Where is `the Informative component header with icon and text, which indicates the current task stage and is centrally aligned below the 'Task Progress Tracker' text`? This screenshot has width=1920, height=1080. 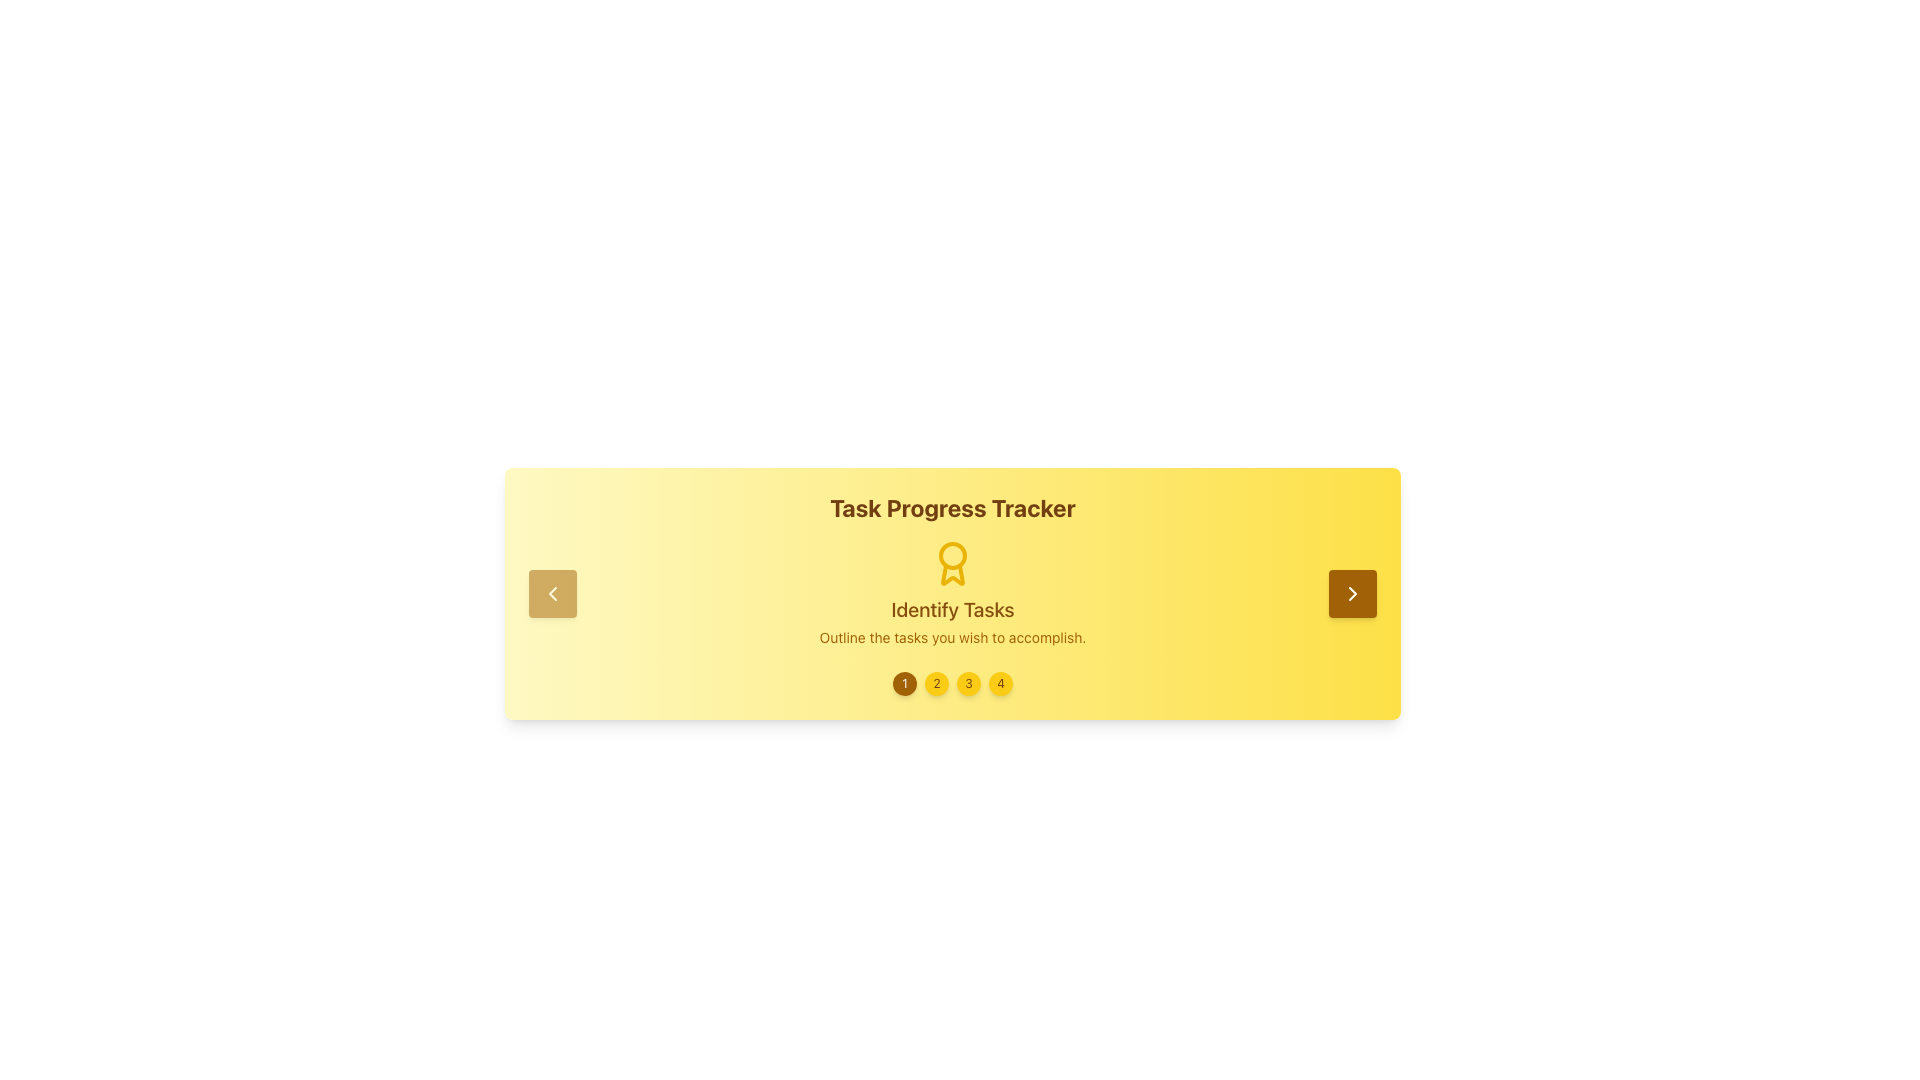 the Informative component header with icon and text, which indicates the current task stage and is centrally aligned below the 'Task Progress Tracker' text is located at coordinates (952, 593).